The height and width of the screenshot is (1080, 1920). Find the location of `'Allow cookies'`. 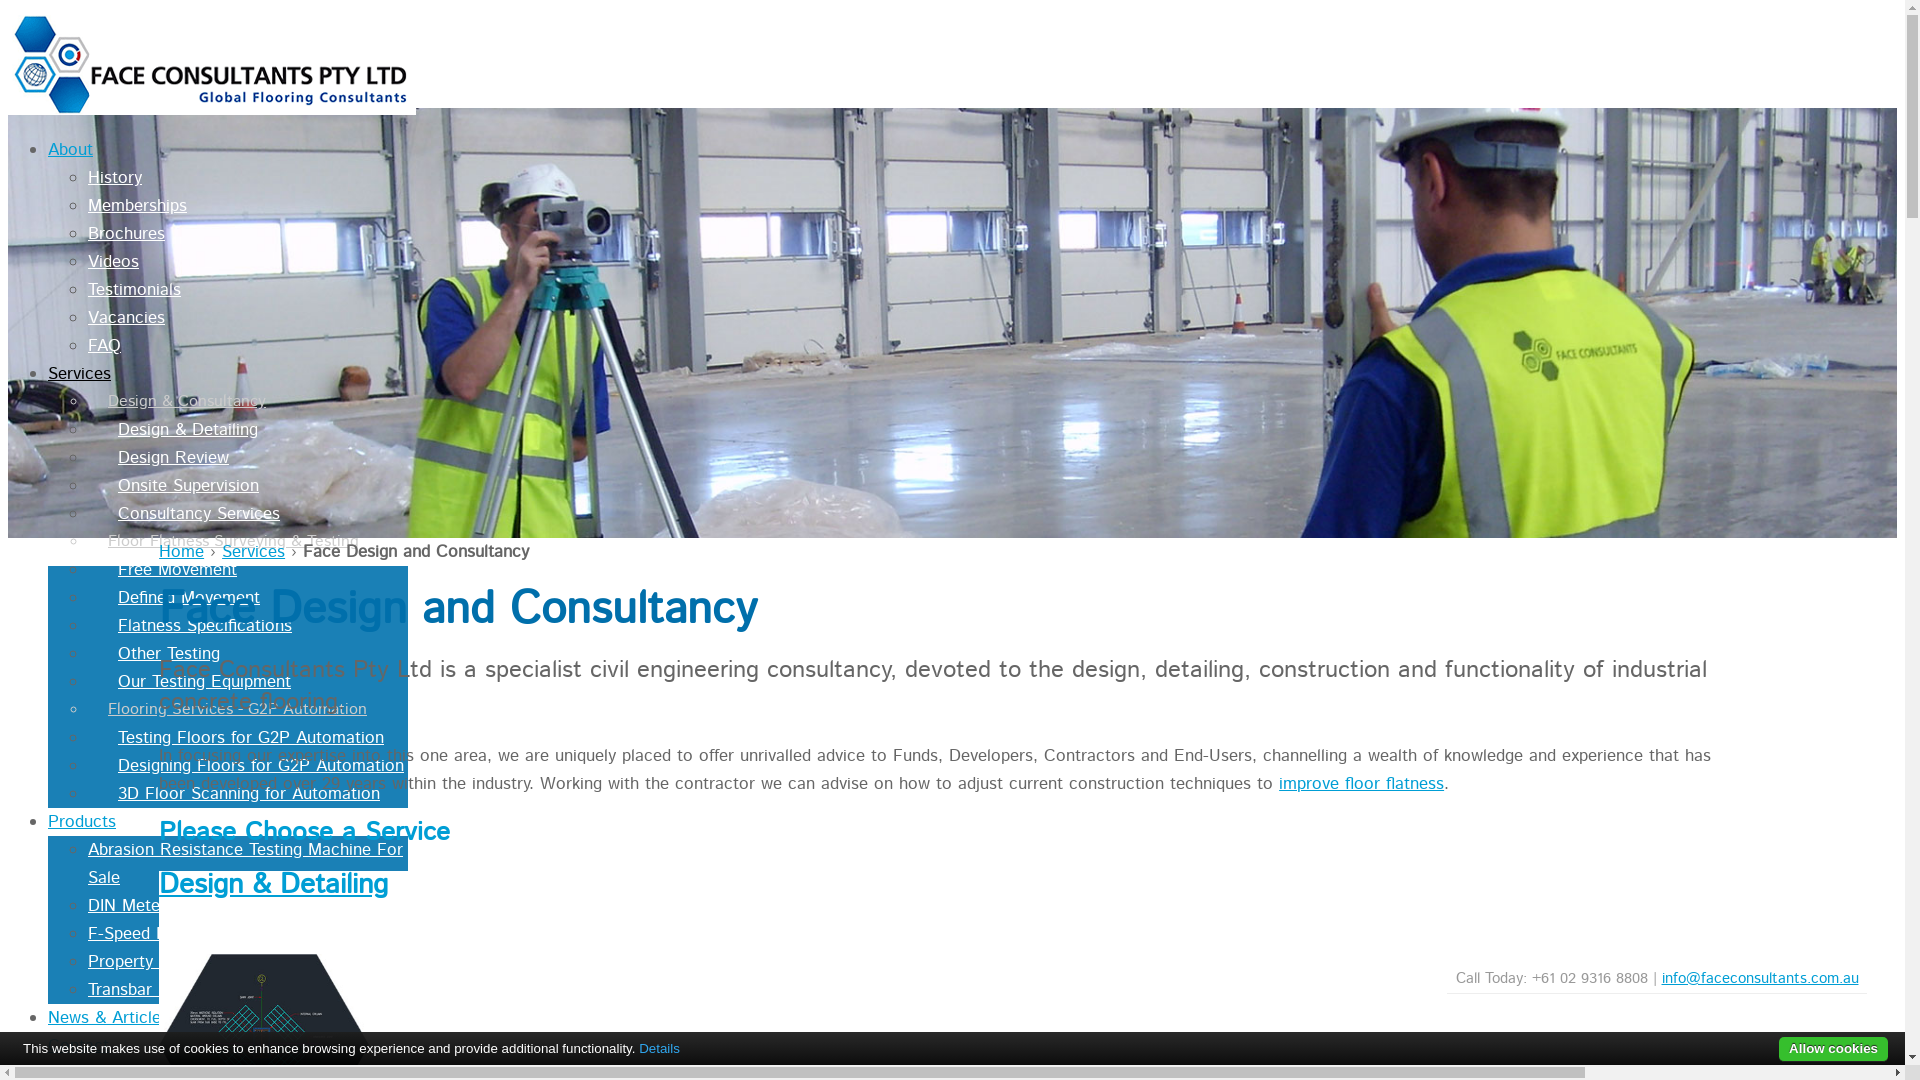

'Allow cookies' is located at coordinates (1833, 1048).